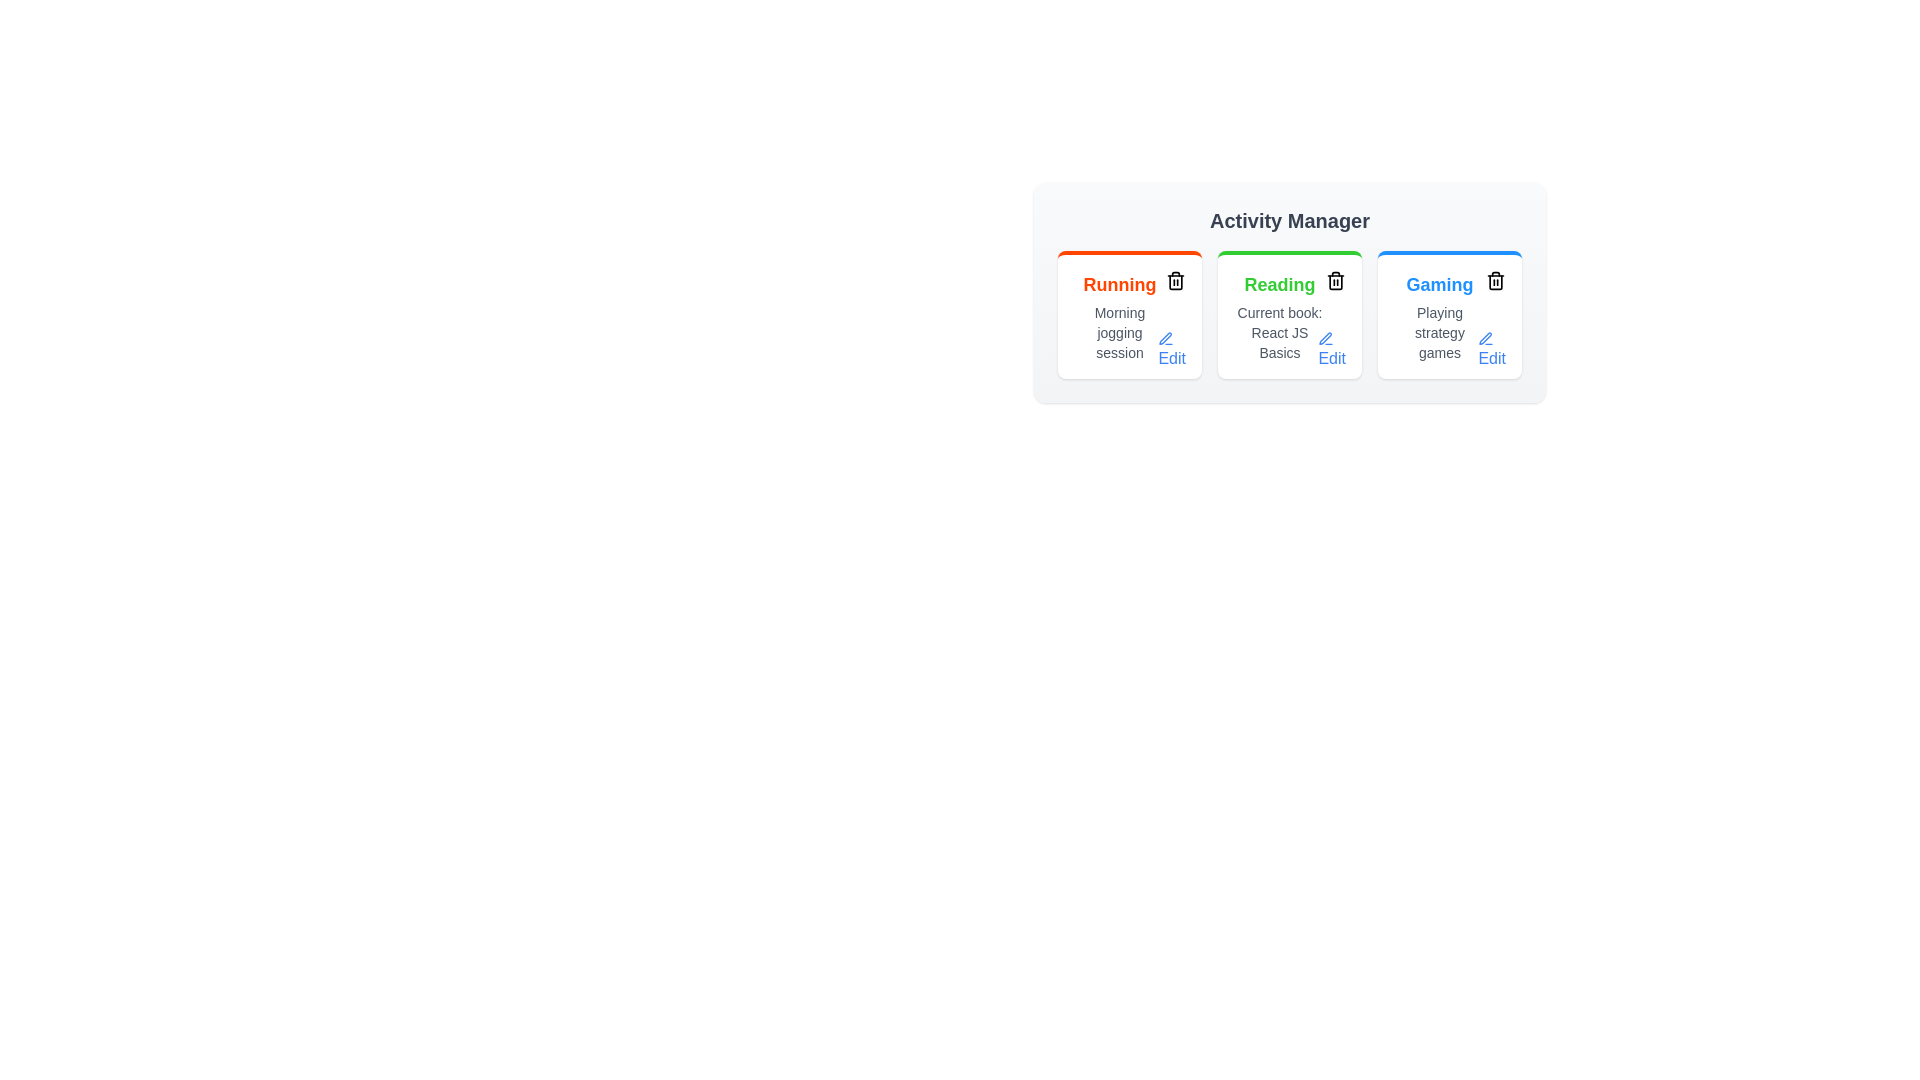  Describe the element at coordinates (1290, 220) in the screenshot. I see `the 'Activity Manager' header` at that location.